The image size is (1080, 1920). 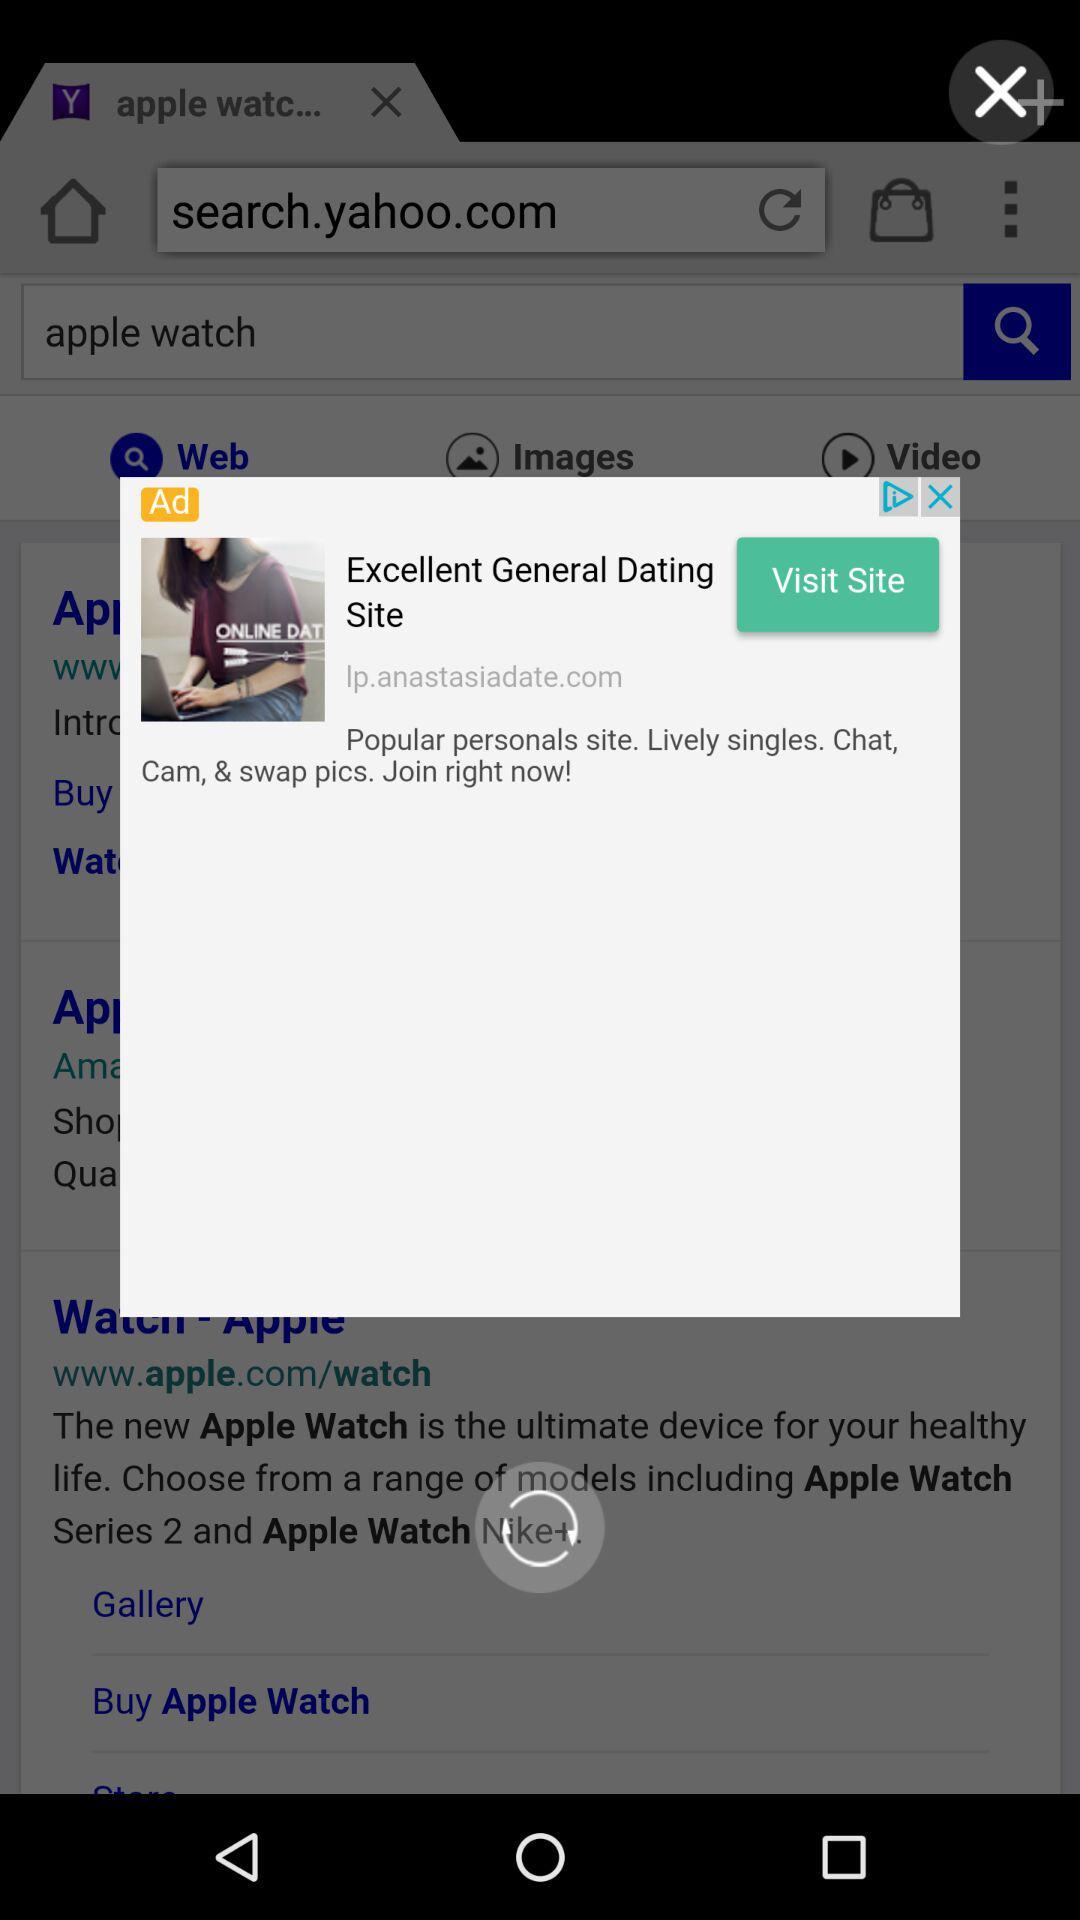 What do you see at coordinates (540, 896) in the screenshot?
I see `opens up advertisement` at bounding box center [540, 896].